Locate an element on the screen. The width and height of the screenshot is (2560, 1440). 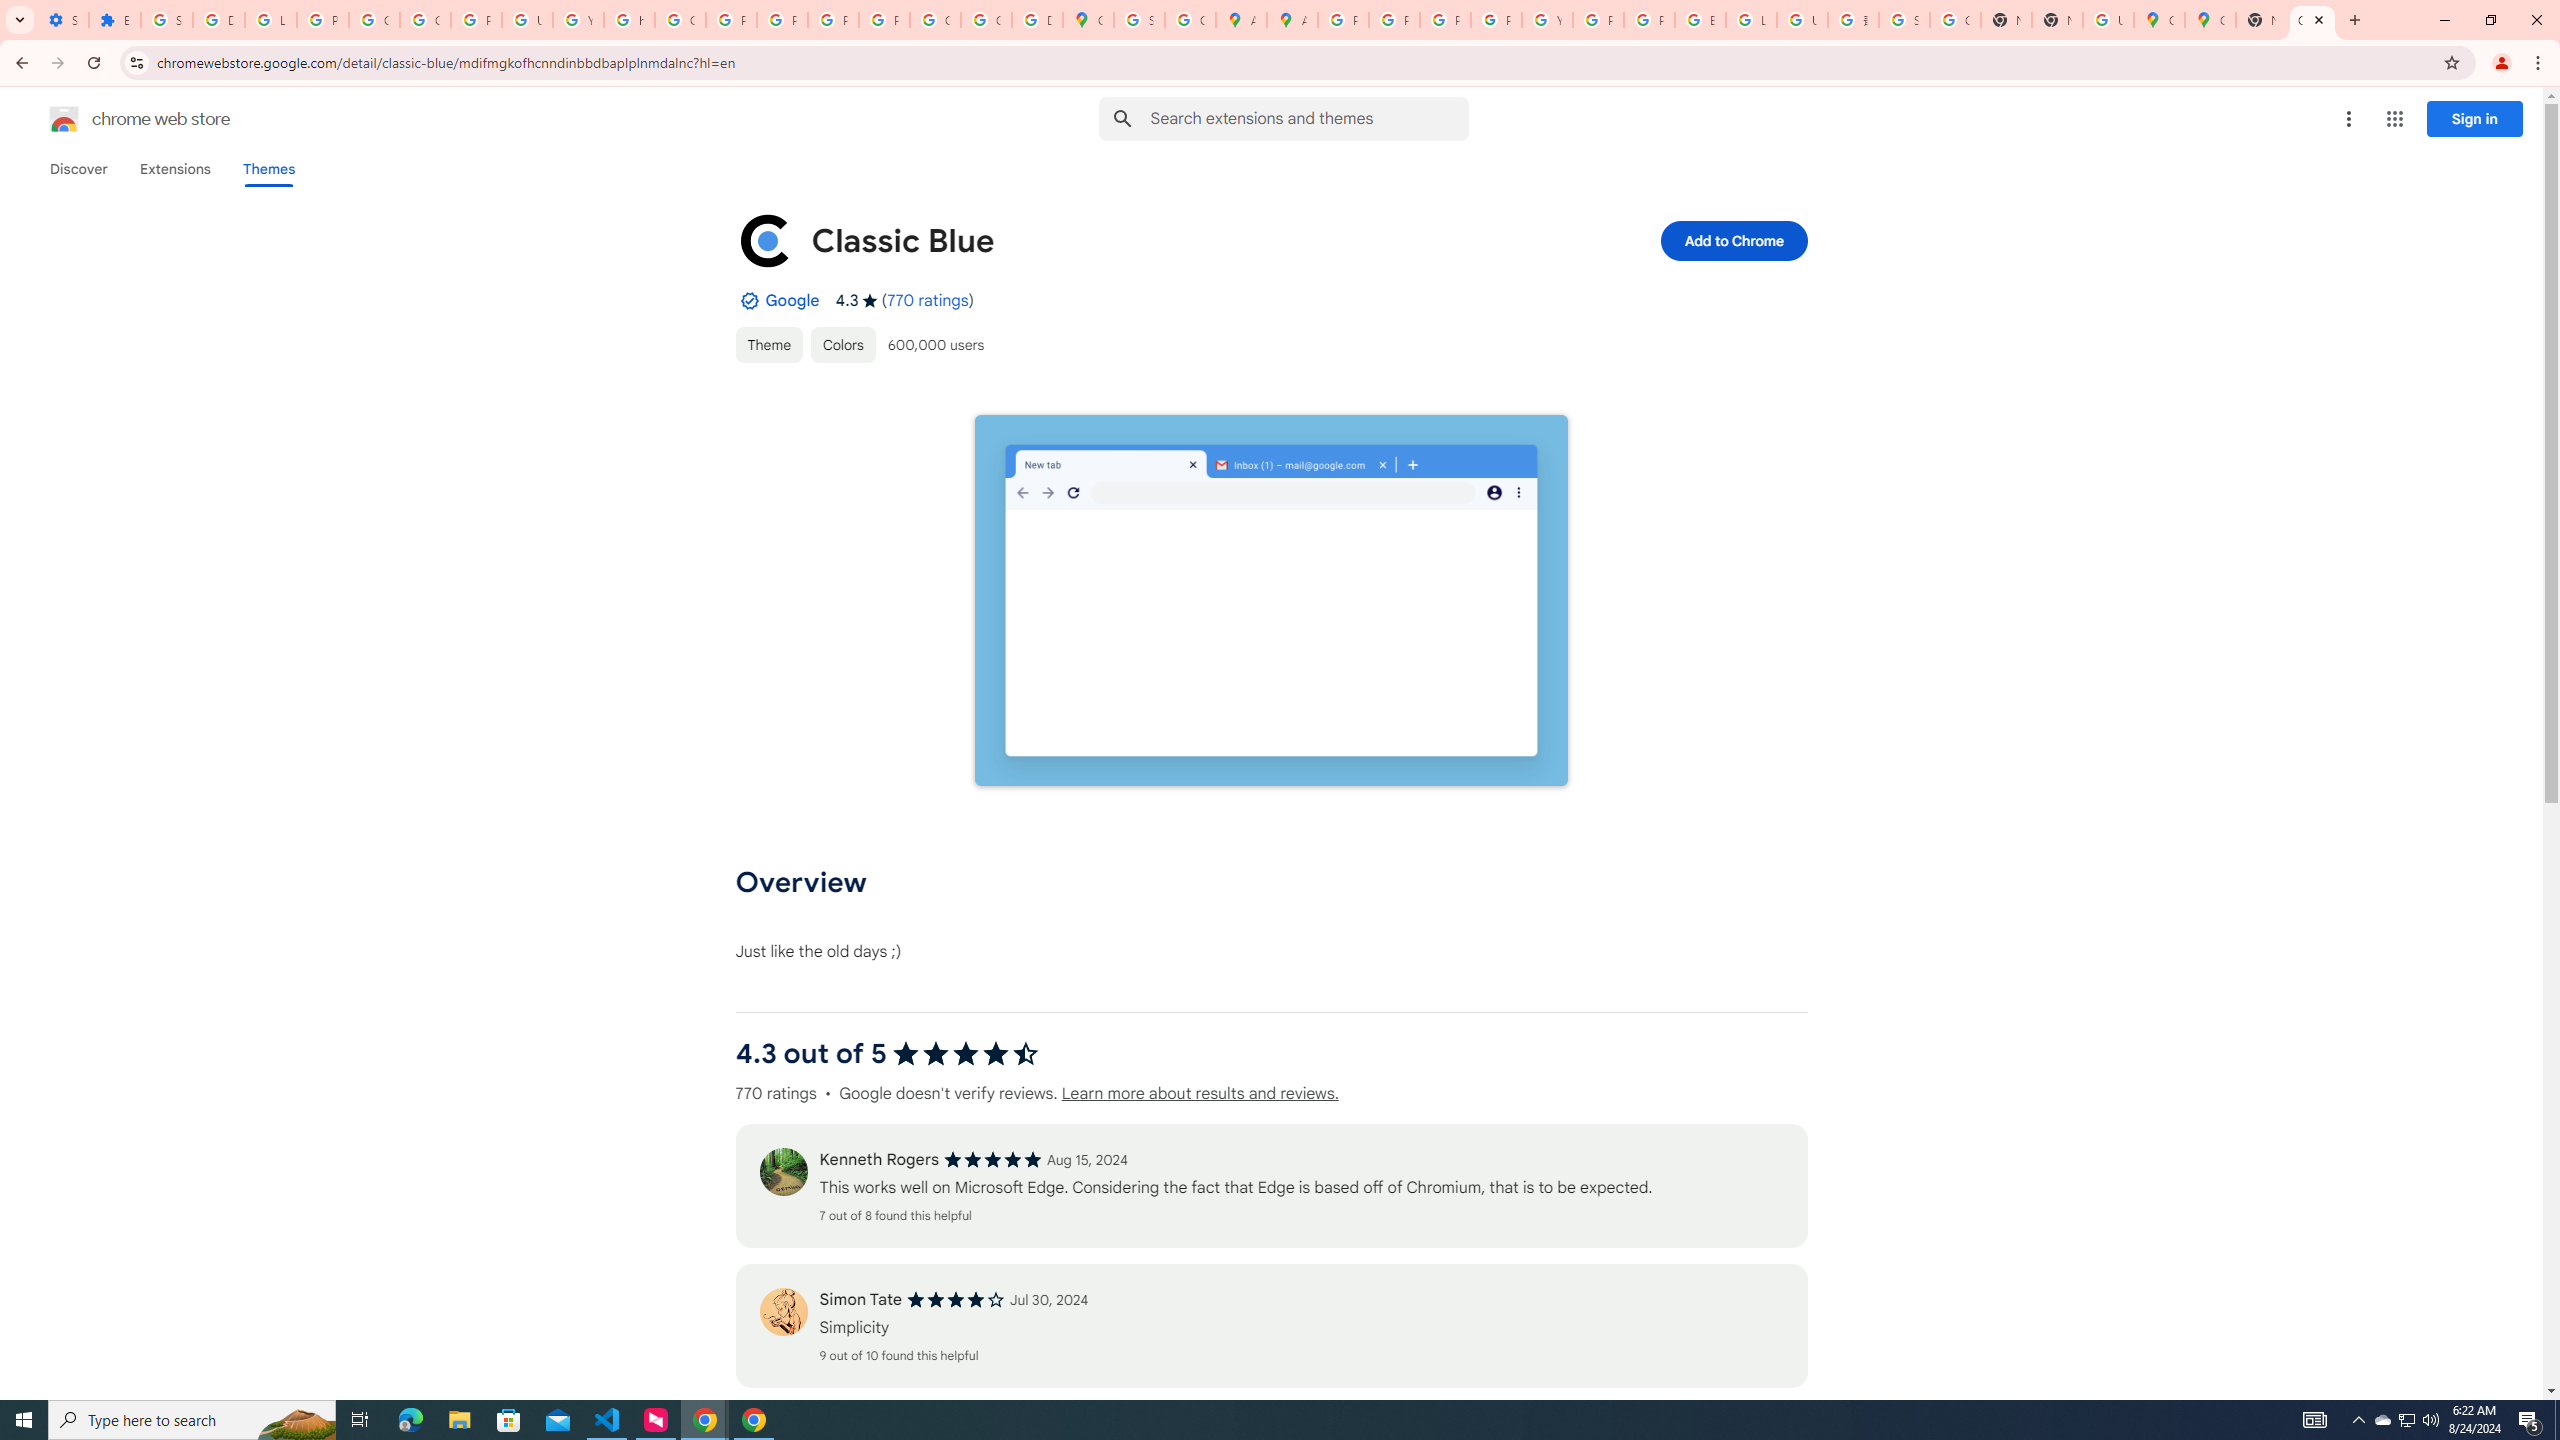
'Delete photos & videos - Computer - Google Photos Help' is located at coordinates (217, 19).